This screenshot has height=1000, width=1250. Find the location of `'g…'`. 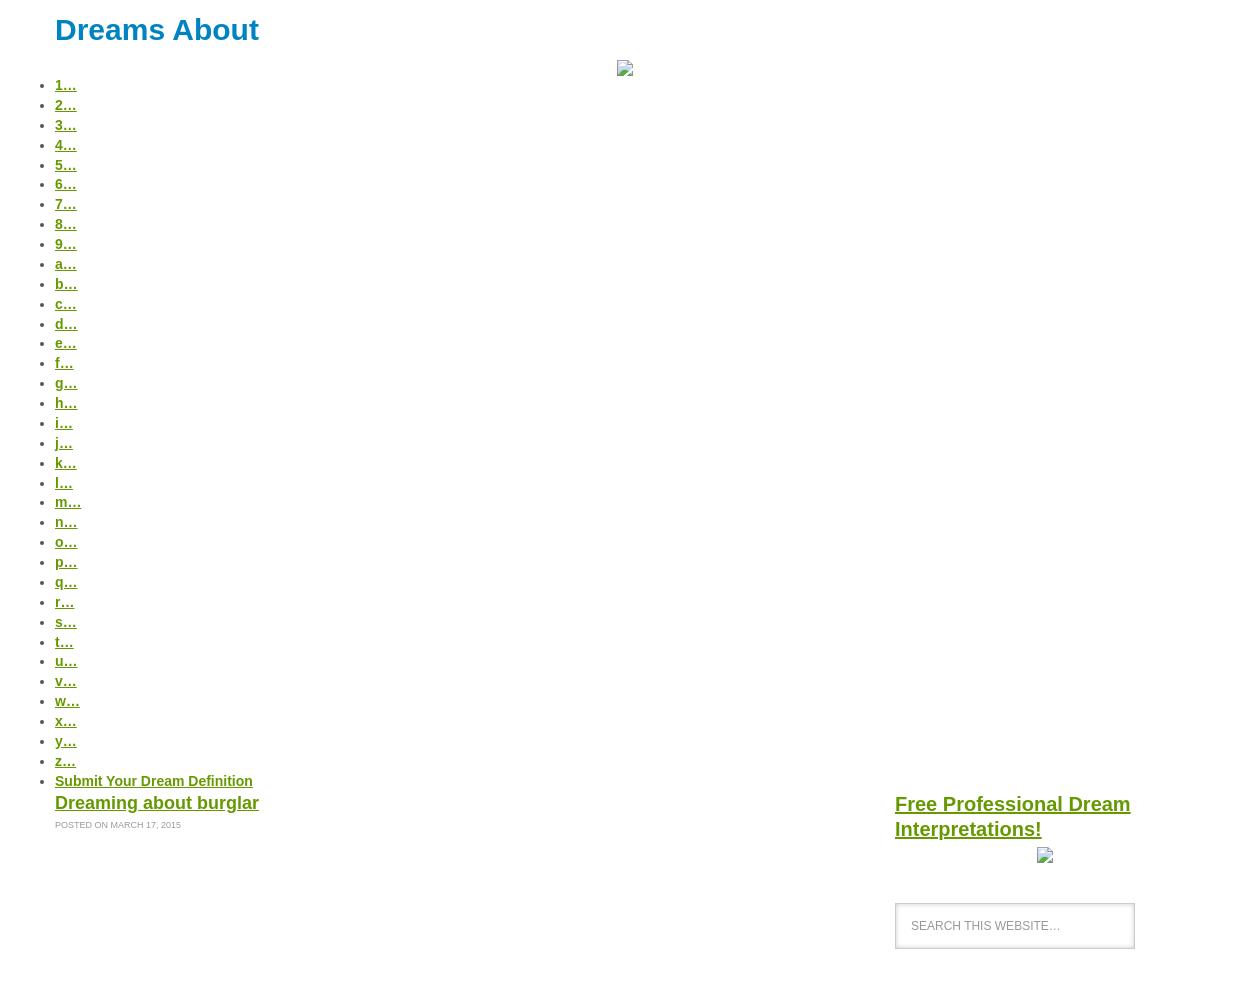

'g…' is located at coordinates (65, 383).